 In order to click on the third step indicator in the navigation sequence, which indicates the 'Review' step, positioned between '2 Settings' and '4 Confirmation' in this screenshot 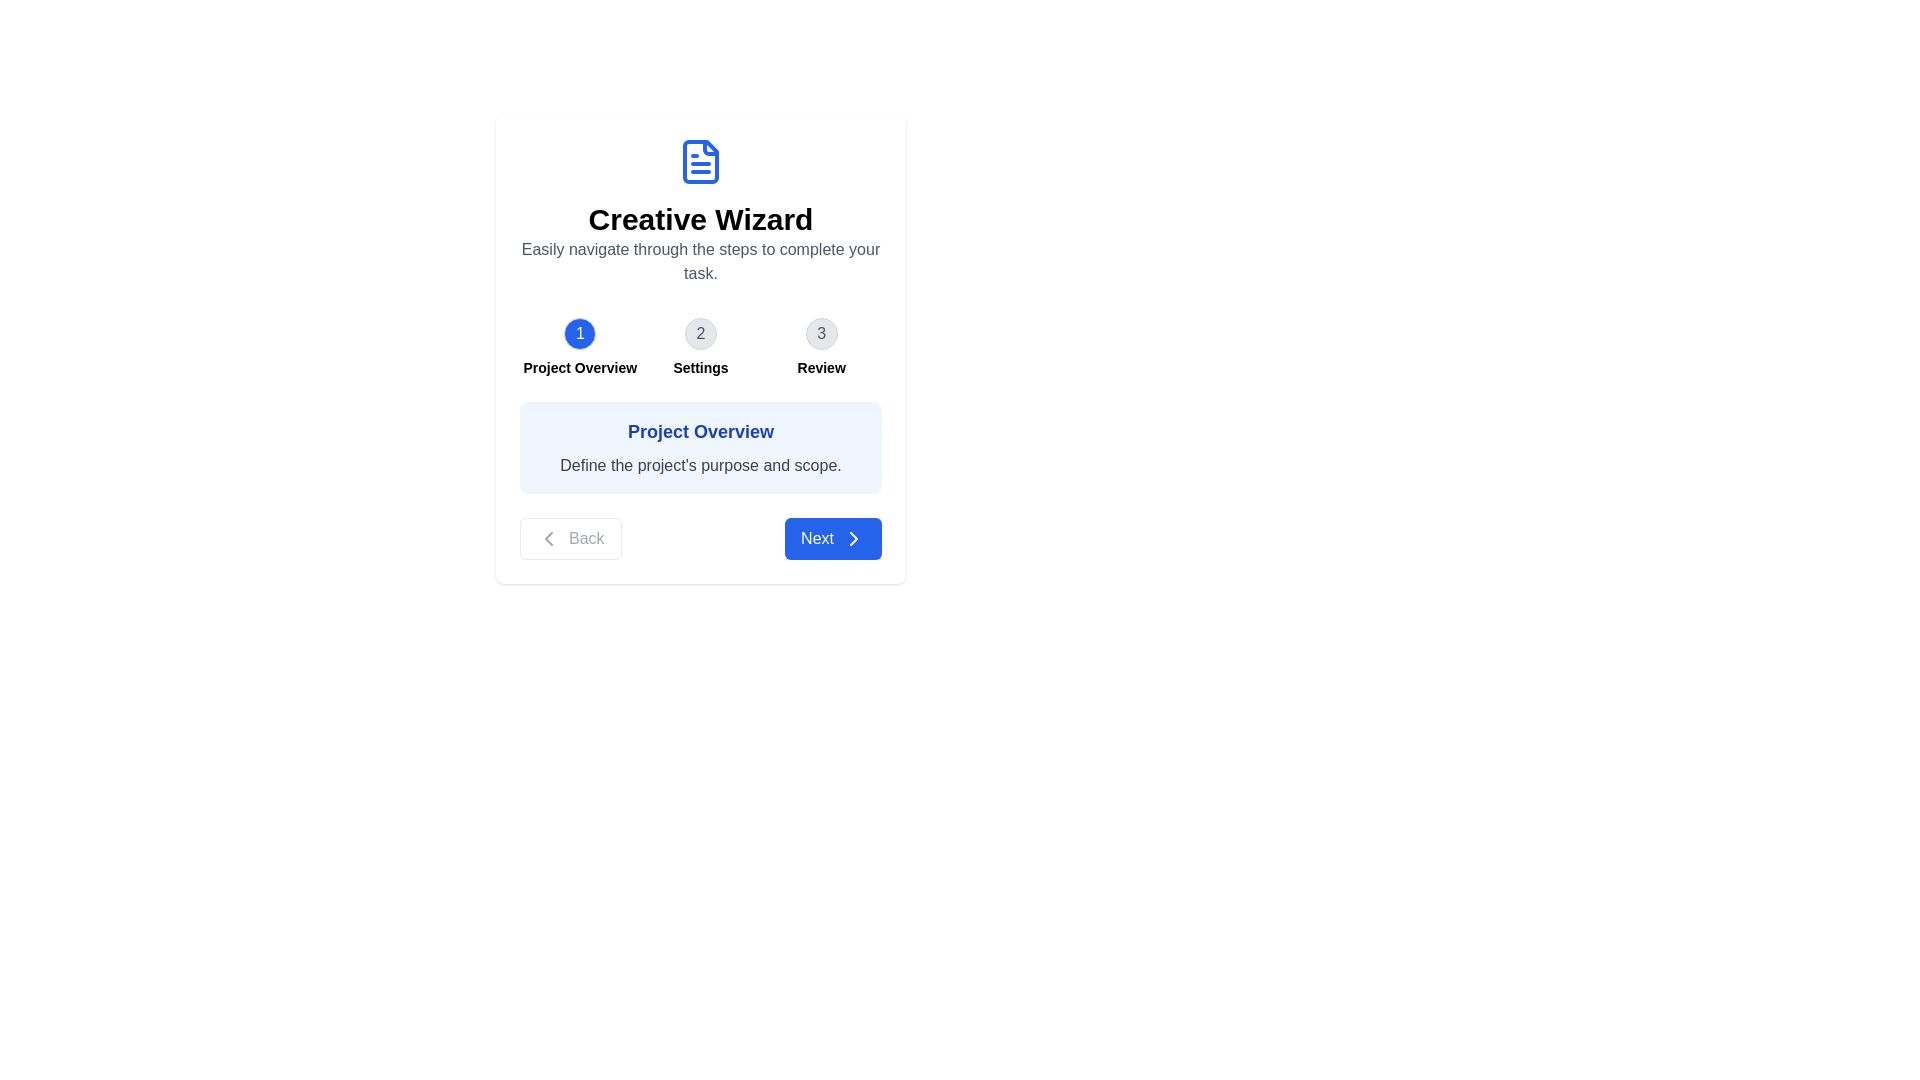, I will do `click(821, 333)`.